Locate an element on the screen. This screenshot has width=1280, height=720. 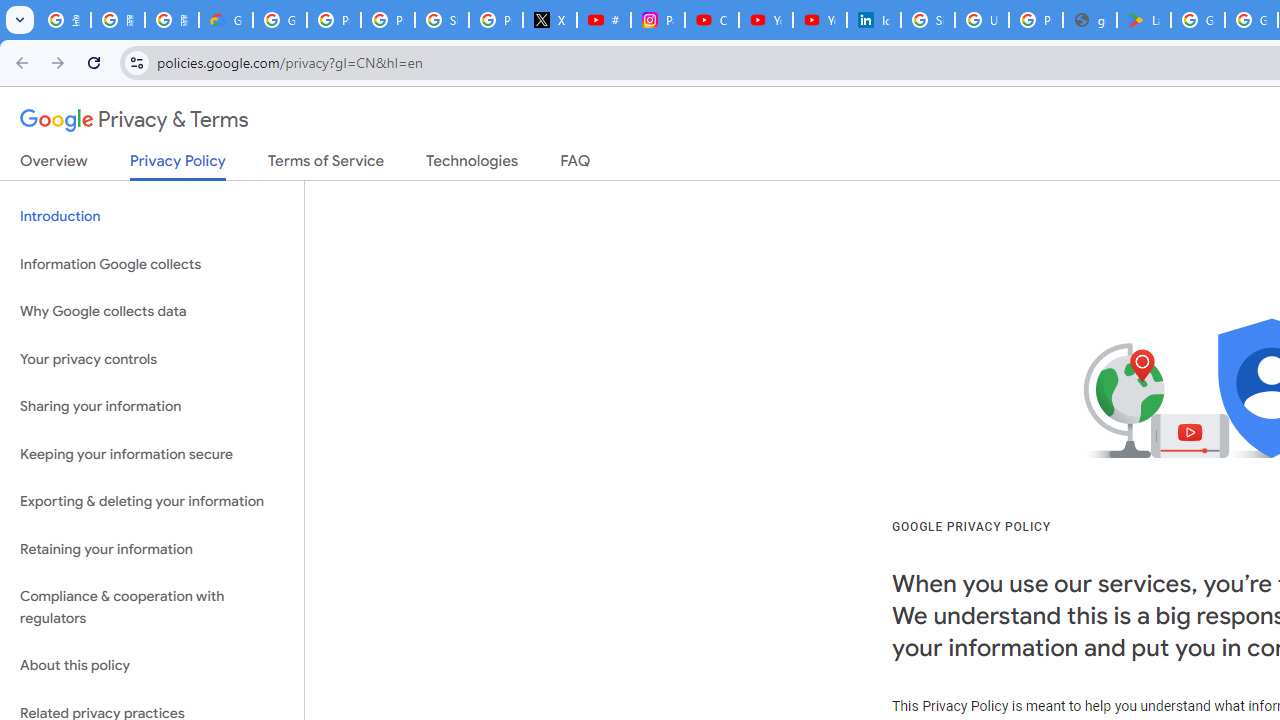
'Exporting & deleting your information' is located at coordinates (151, 501).